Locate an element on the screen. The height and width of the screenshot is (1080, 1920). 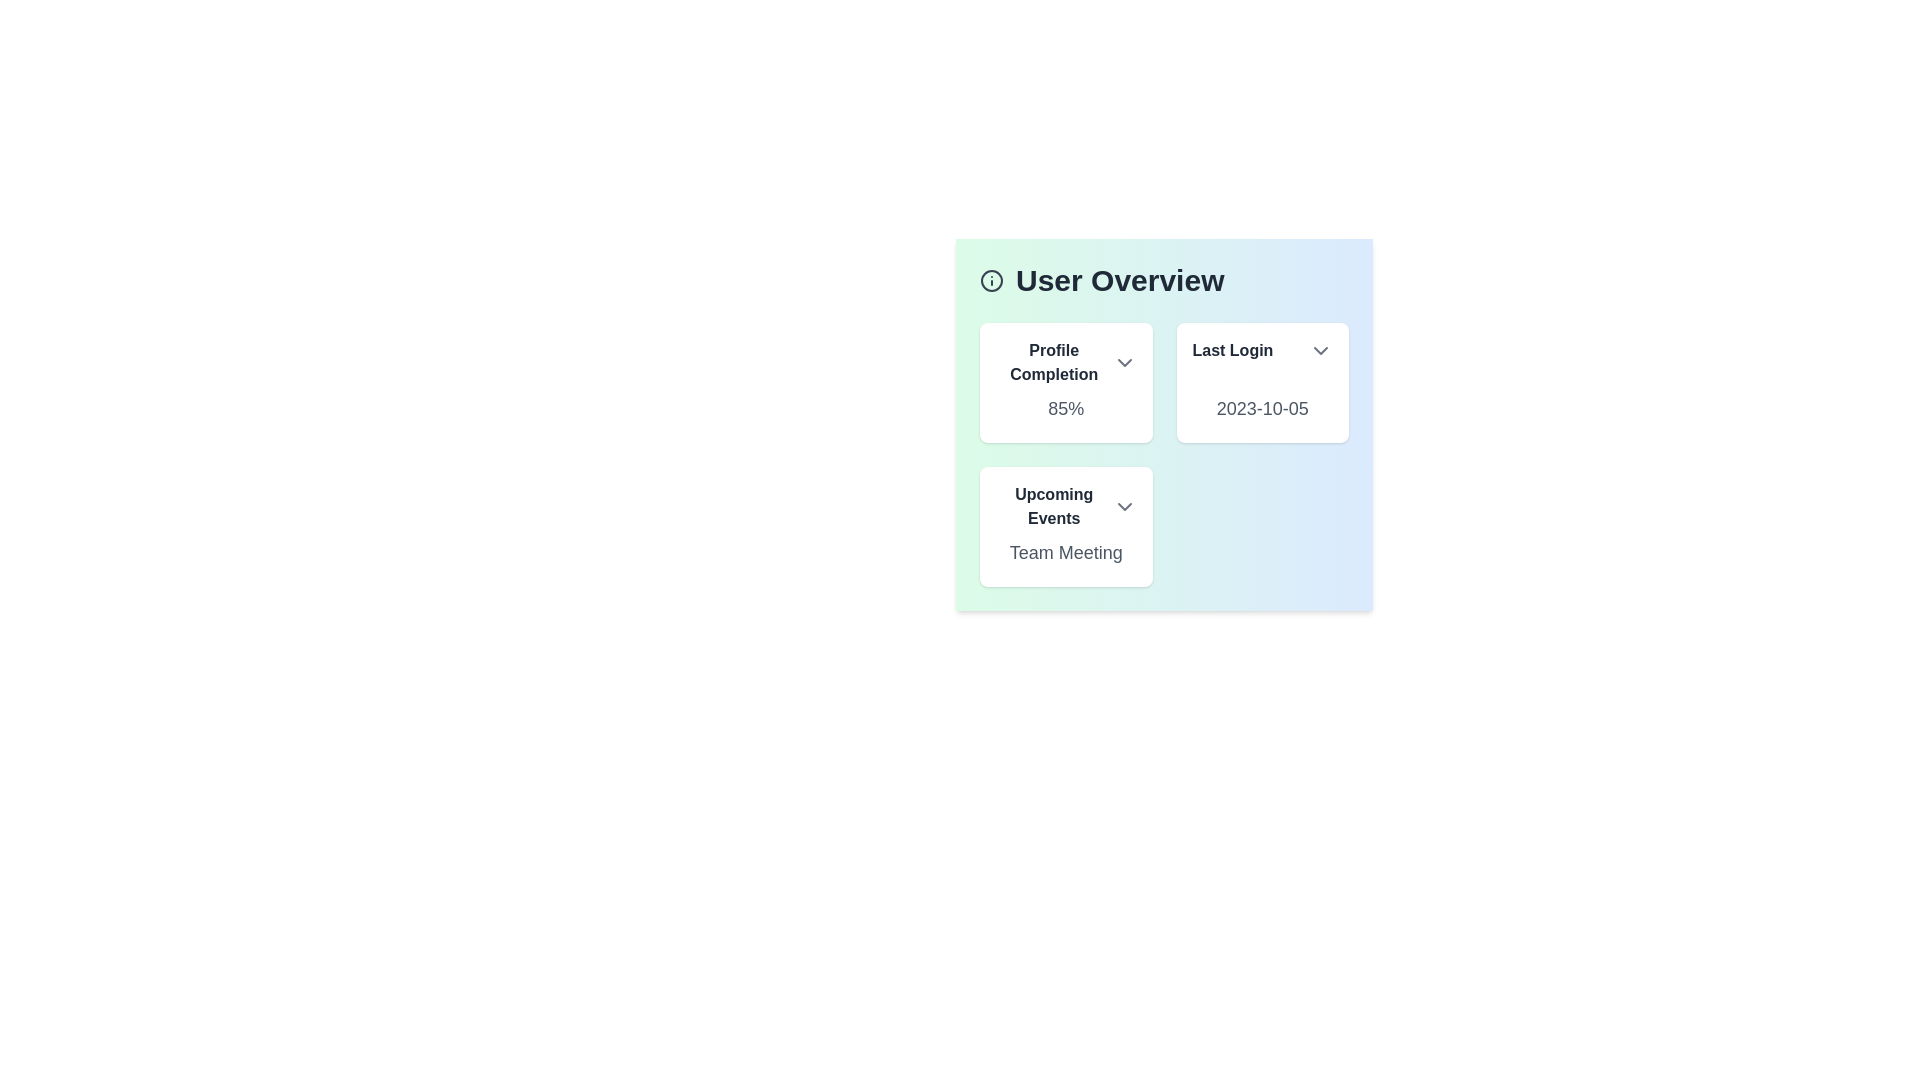
the label indicating the date context in the top right corner of the white rounded card, part of the 'User Overview' section is located at coordinates (1261, 350).